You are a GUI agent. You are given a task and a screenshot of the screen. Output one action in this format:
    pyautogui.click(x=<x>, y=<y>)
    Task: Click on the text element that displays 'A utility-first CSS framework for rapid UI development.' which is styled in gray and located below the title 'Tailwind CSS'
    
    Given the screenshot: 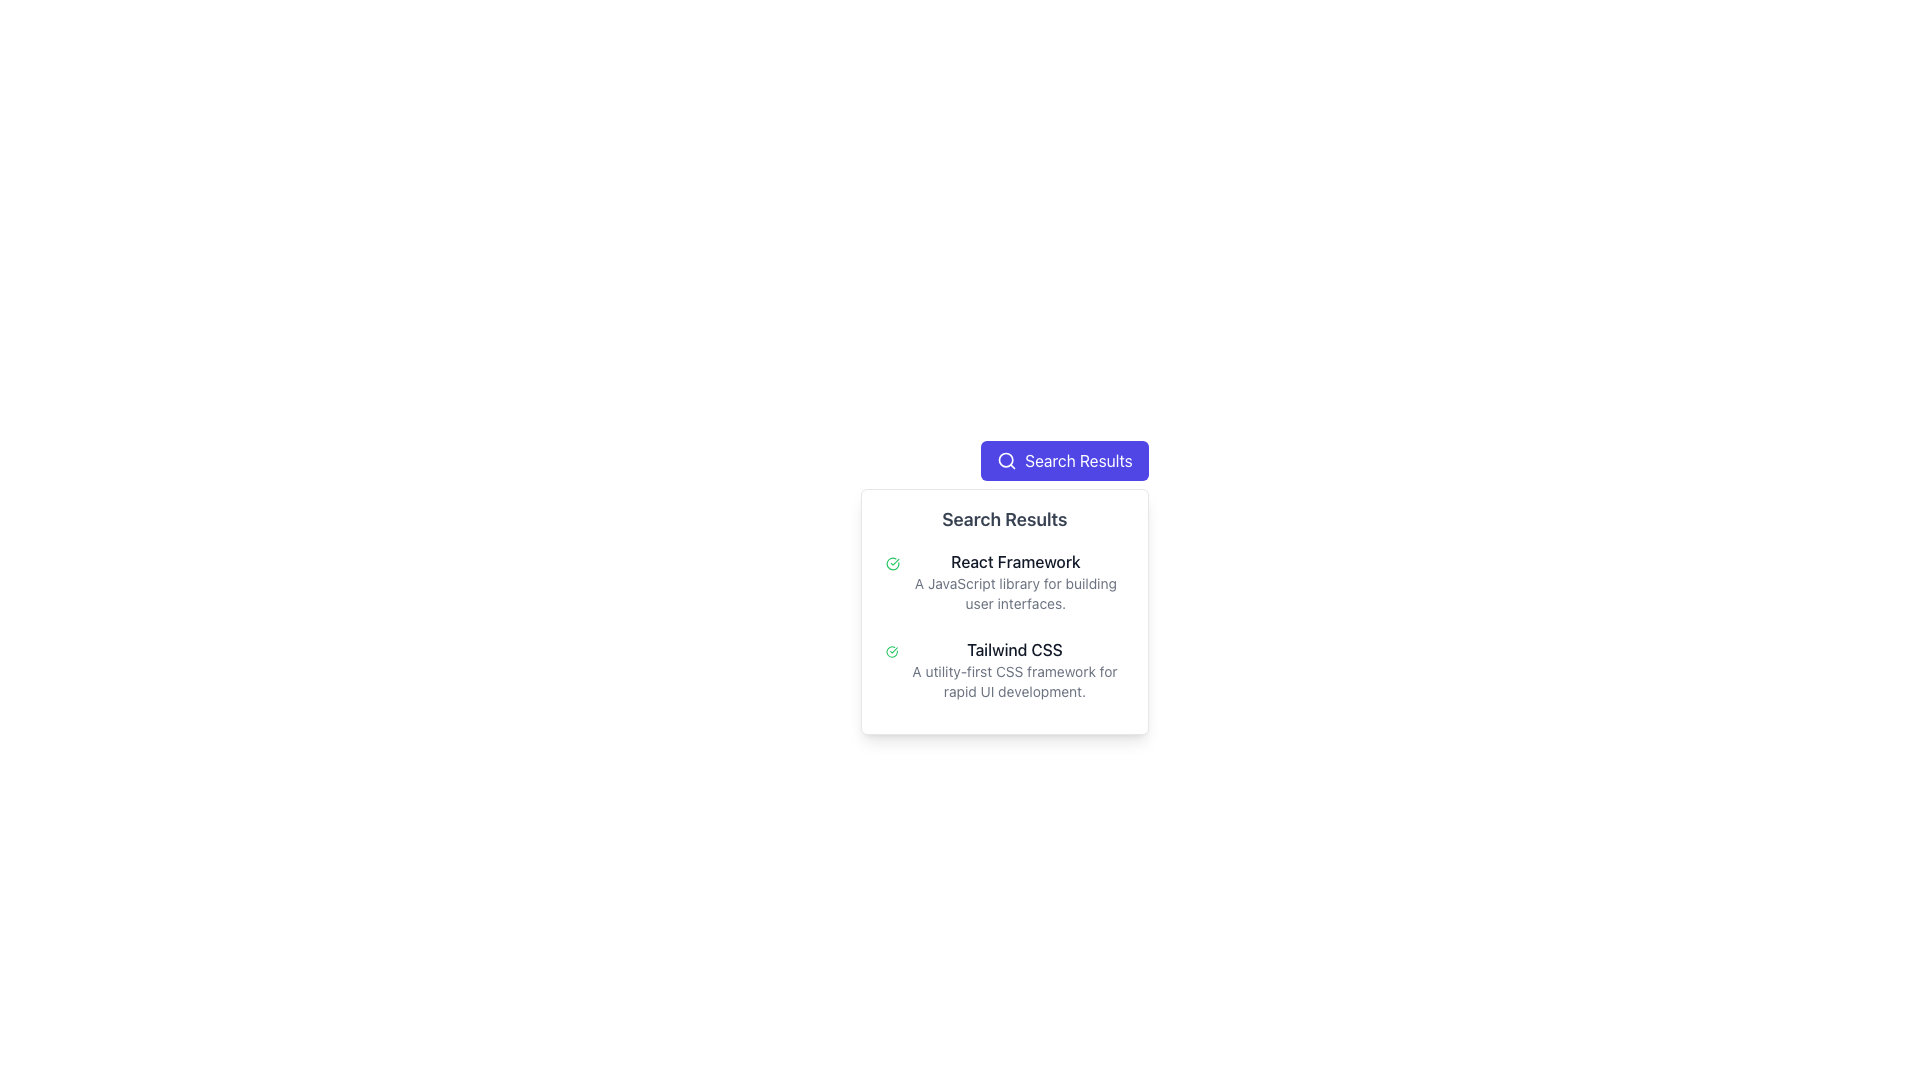 What is the action you would take?
    pyautogui.click(x=1015, y=681)
    